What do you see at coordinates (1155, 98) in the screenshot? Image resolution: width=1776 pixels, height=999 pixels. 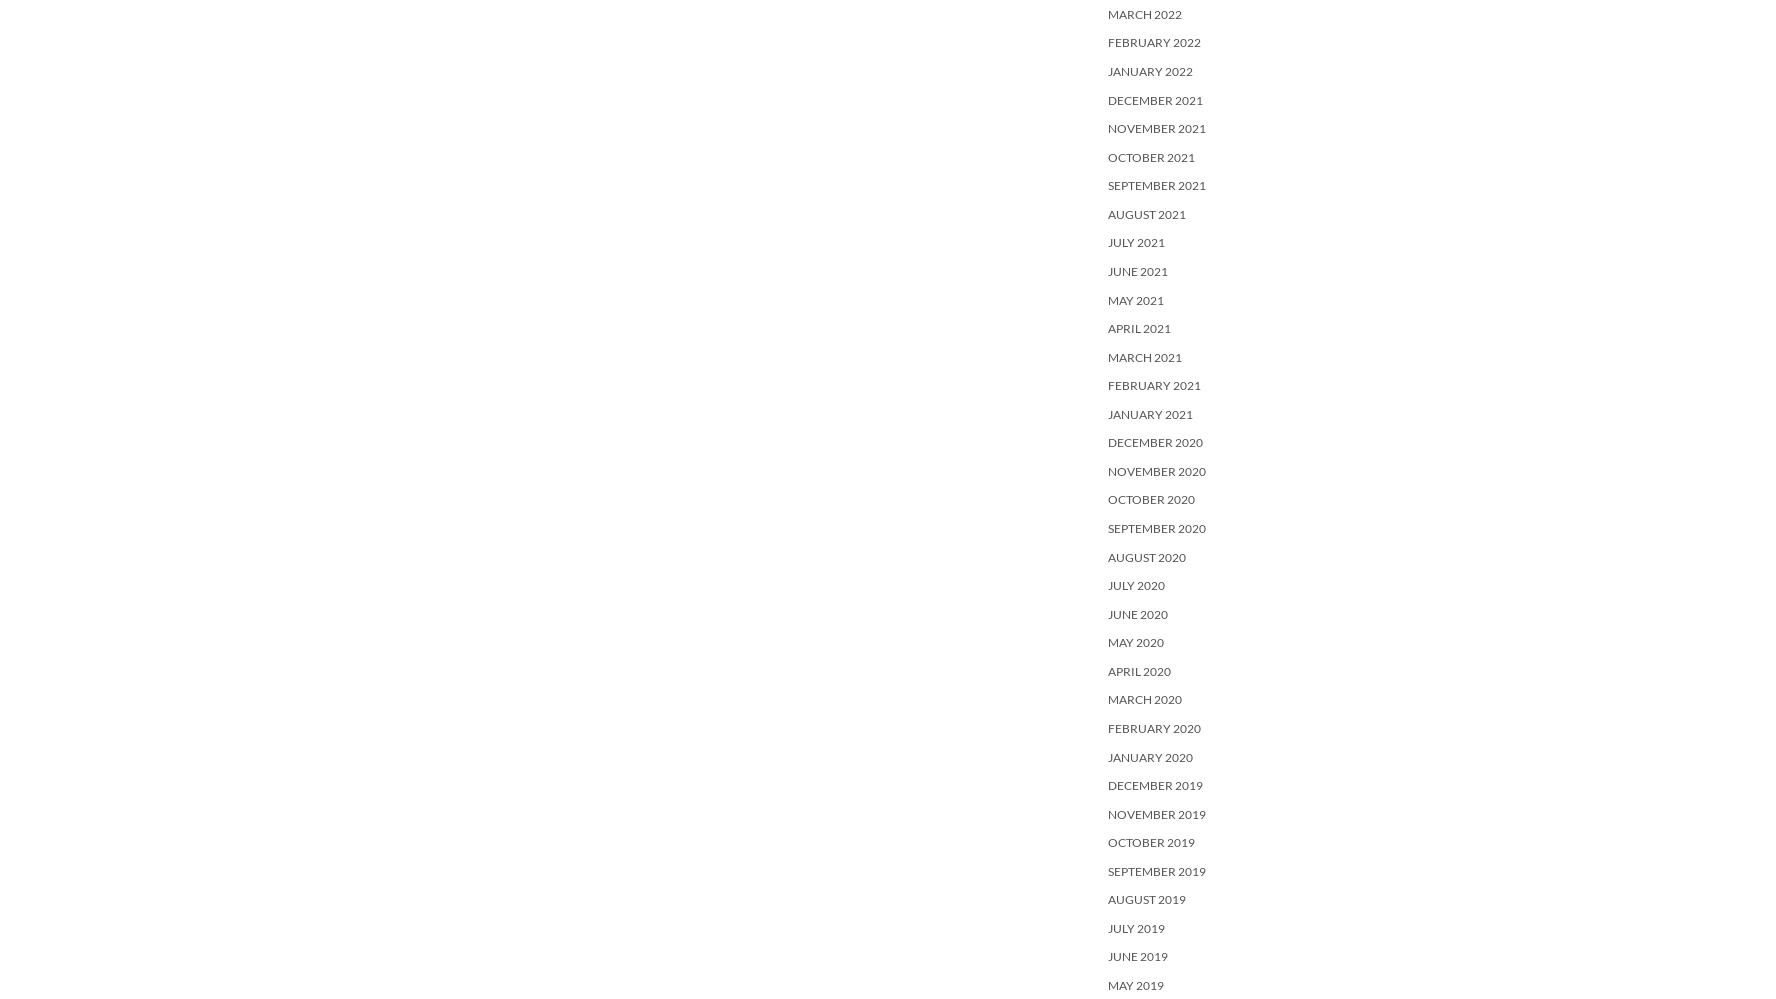 I see `'December 2021'` at bounding box center [1155, 98].